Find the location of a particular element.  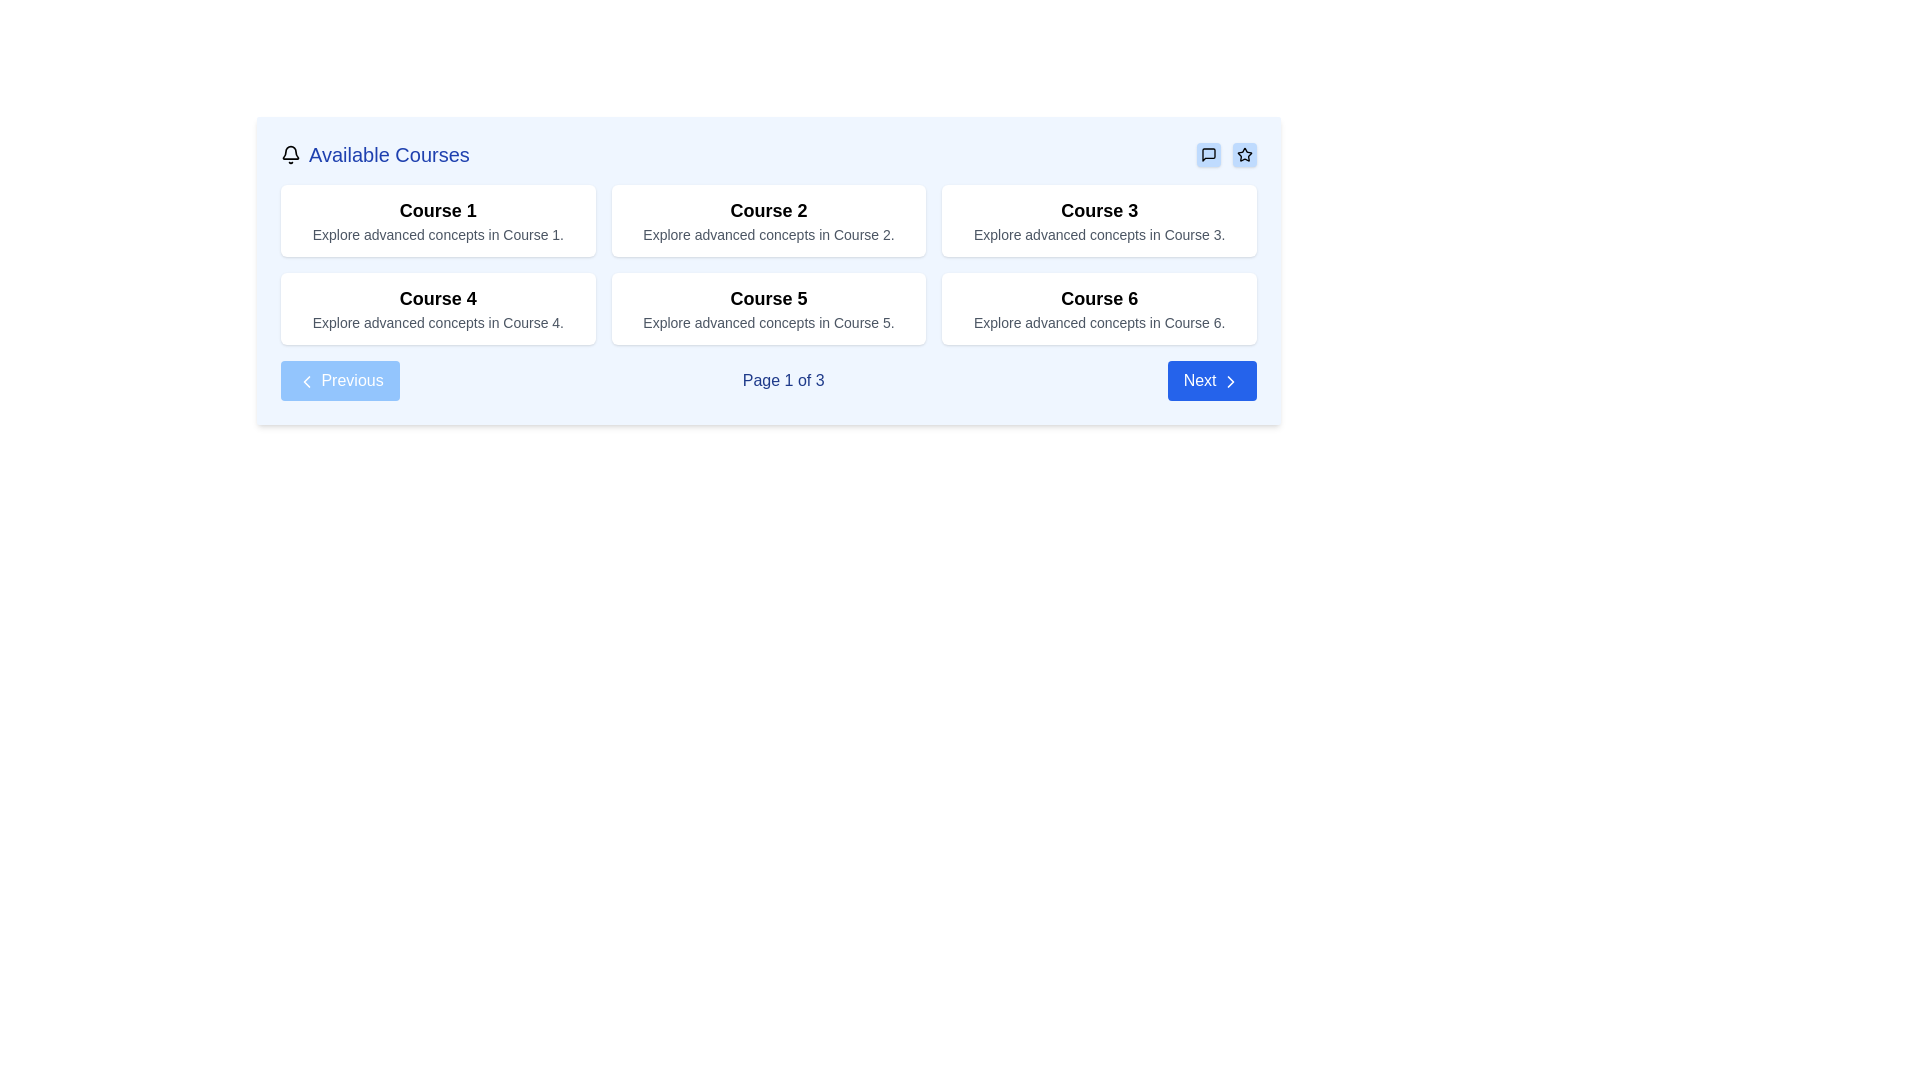

the blue 'Next' button with a right-pointing arrow icon is located at coordinates (1211, 381).